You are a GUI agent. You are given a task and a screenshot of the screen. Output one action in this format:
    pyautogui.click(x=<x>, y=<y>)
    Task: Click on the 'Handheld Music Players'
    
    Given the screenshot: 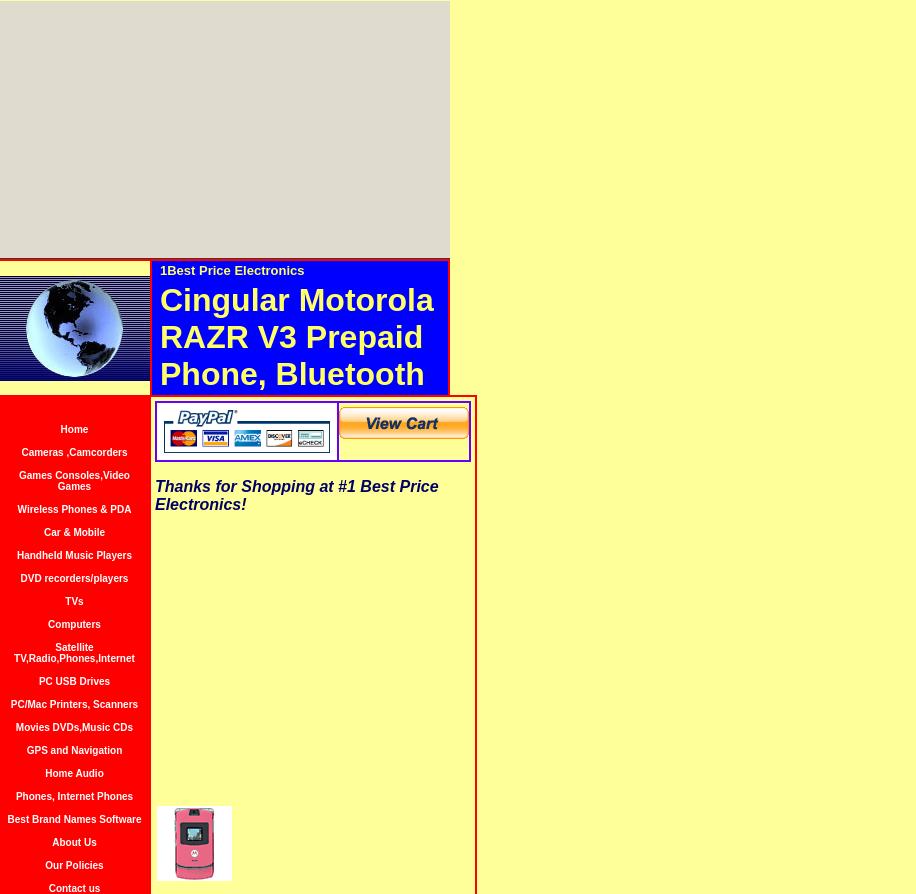 What is the action you would take?
    pyautogui.click(x=73, y=555)
    